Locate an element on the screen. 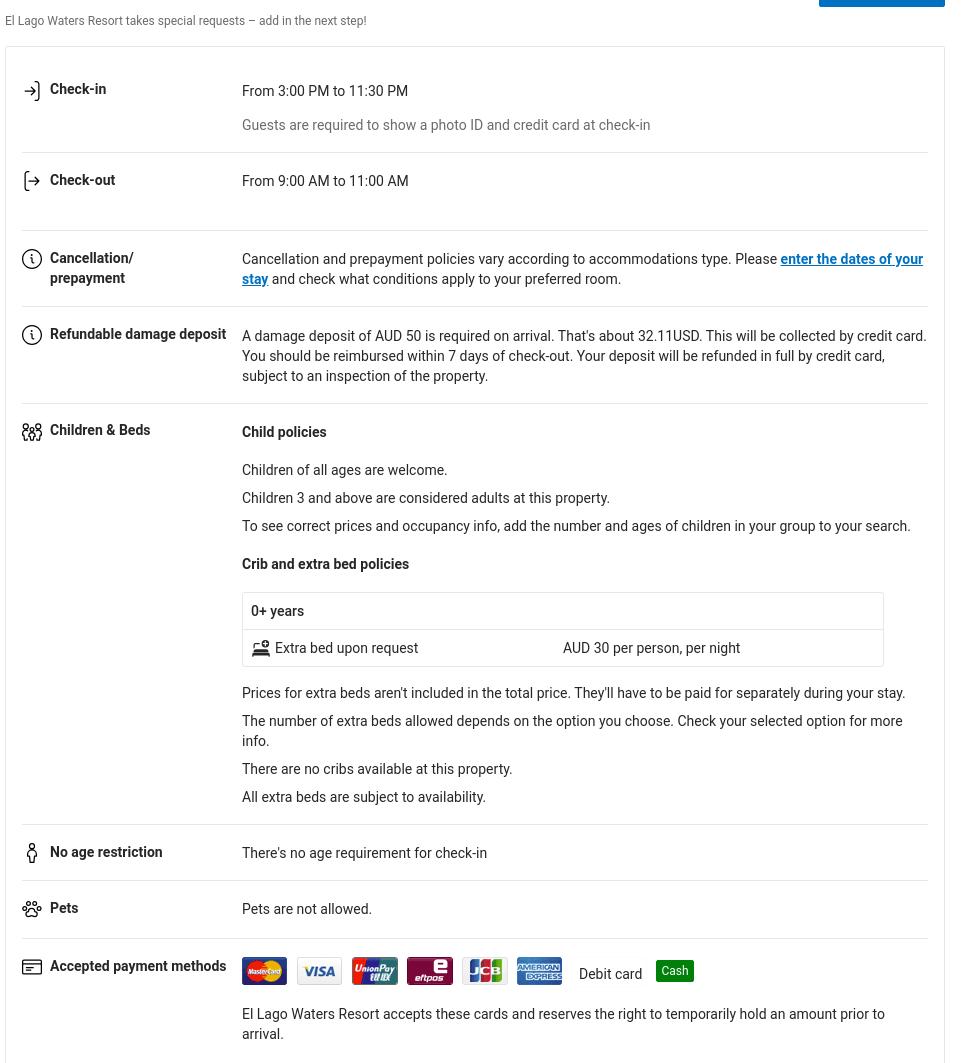  'AUD 30 per person, per night' is located at coordinates (650, 646).